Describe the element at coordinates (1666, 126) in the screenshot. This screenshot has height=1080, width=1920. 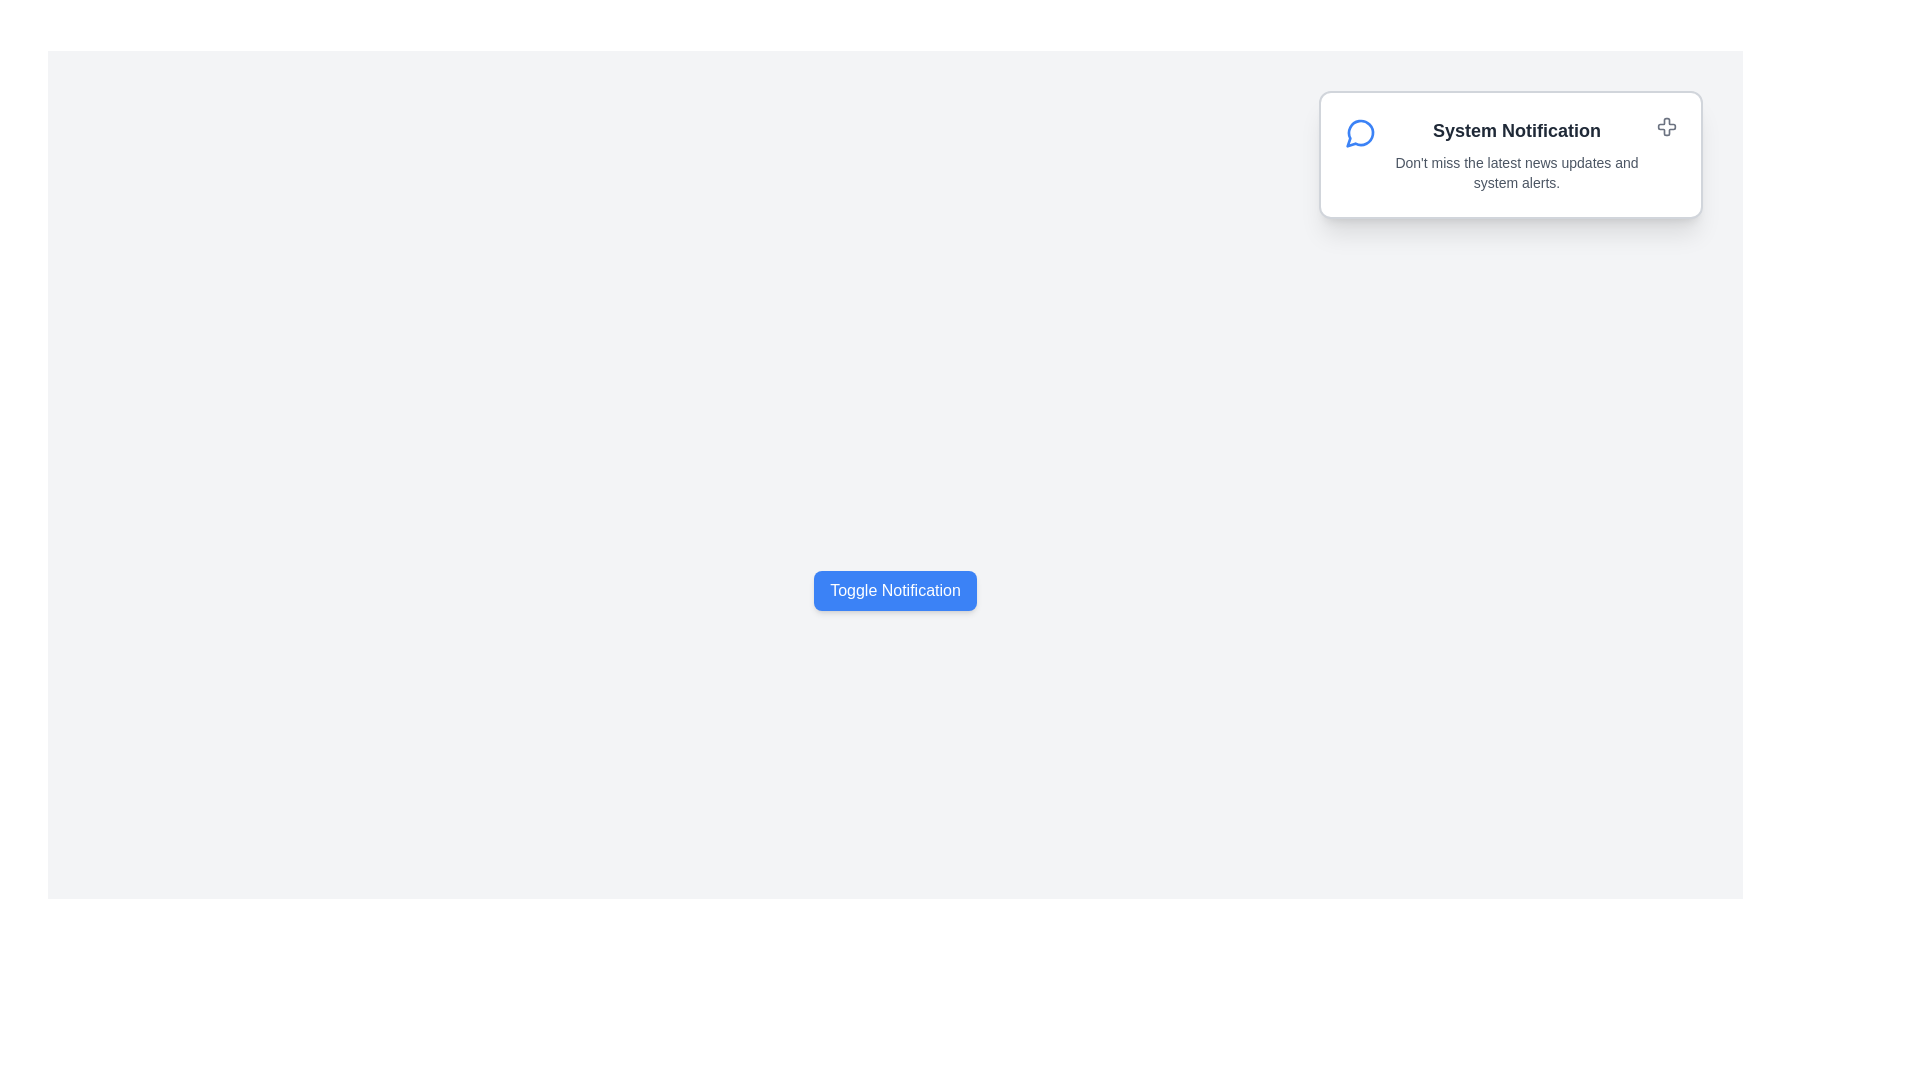
I see `the close button located in the top-right corner of the 'System Notification' banner` at that location.